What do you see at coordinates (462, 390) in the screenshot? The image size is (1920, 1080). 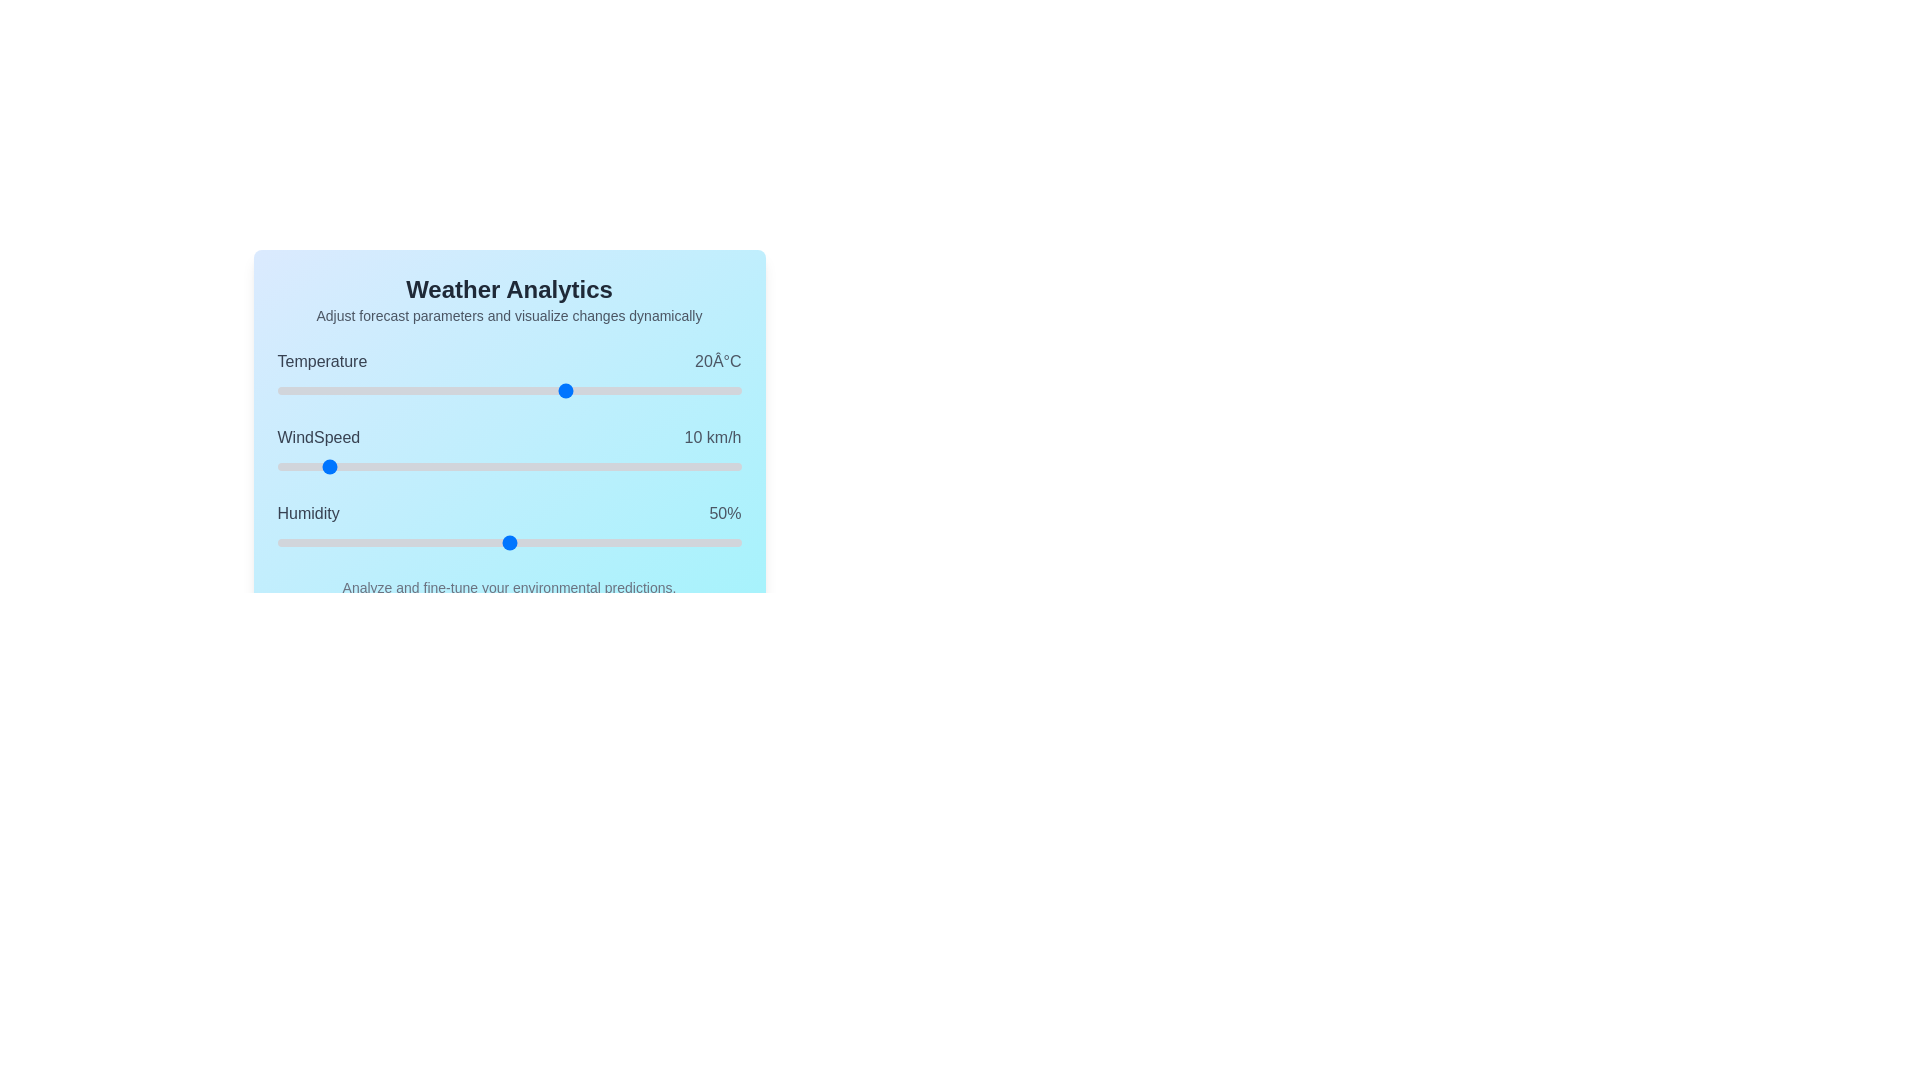 I see `the temperature slider to set the value to 2°C` at bounding box center [462, 390].